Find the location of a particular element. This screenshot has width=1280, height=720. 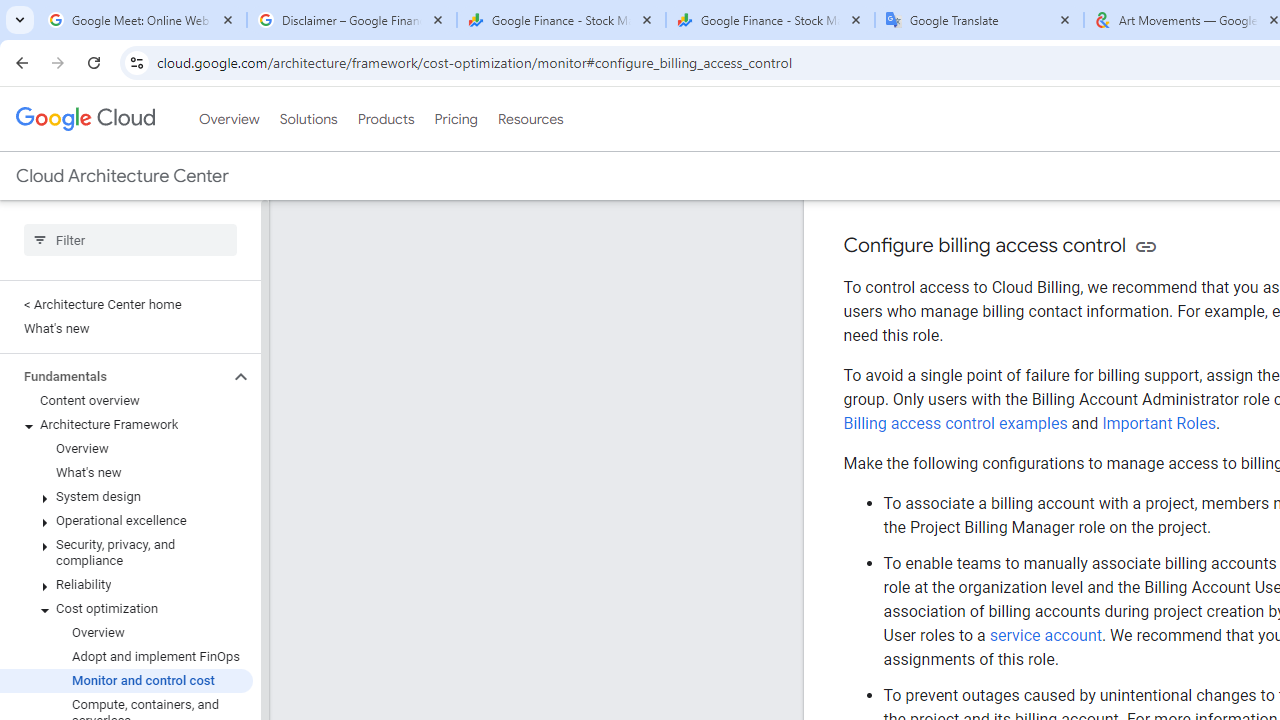

'System design' is located at coordinates (125, 496).